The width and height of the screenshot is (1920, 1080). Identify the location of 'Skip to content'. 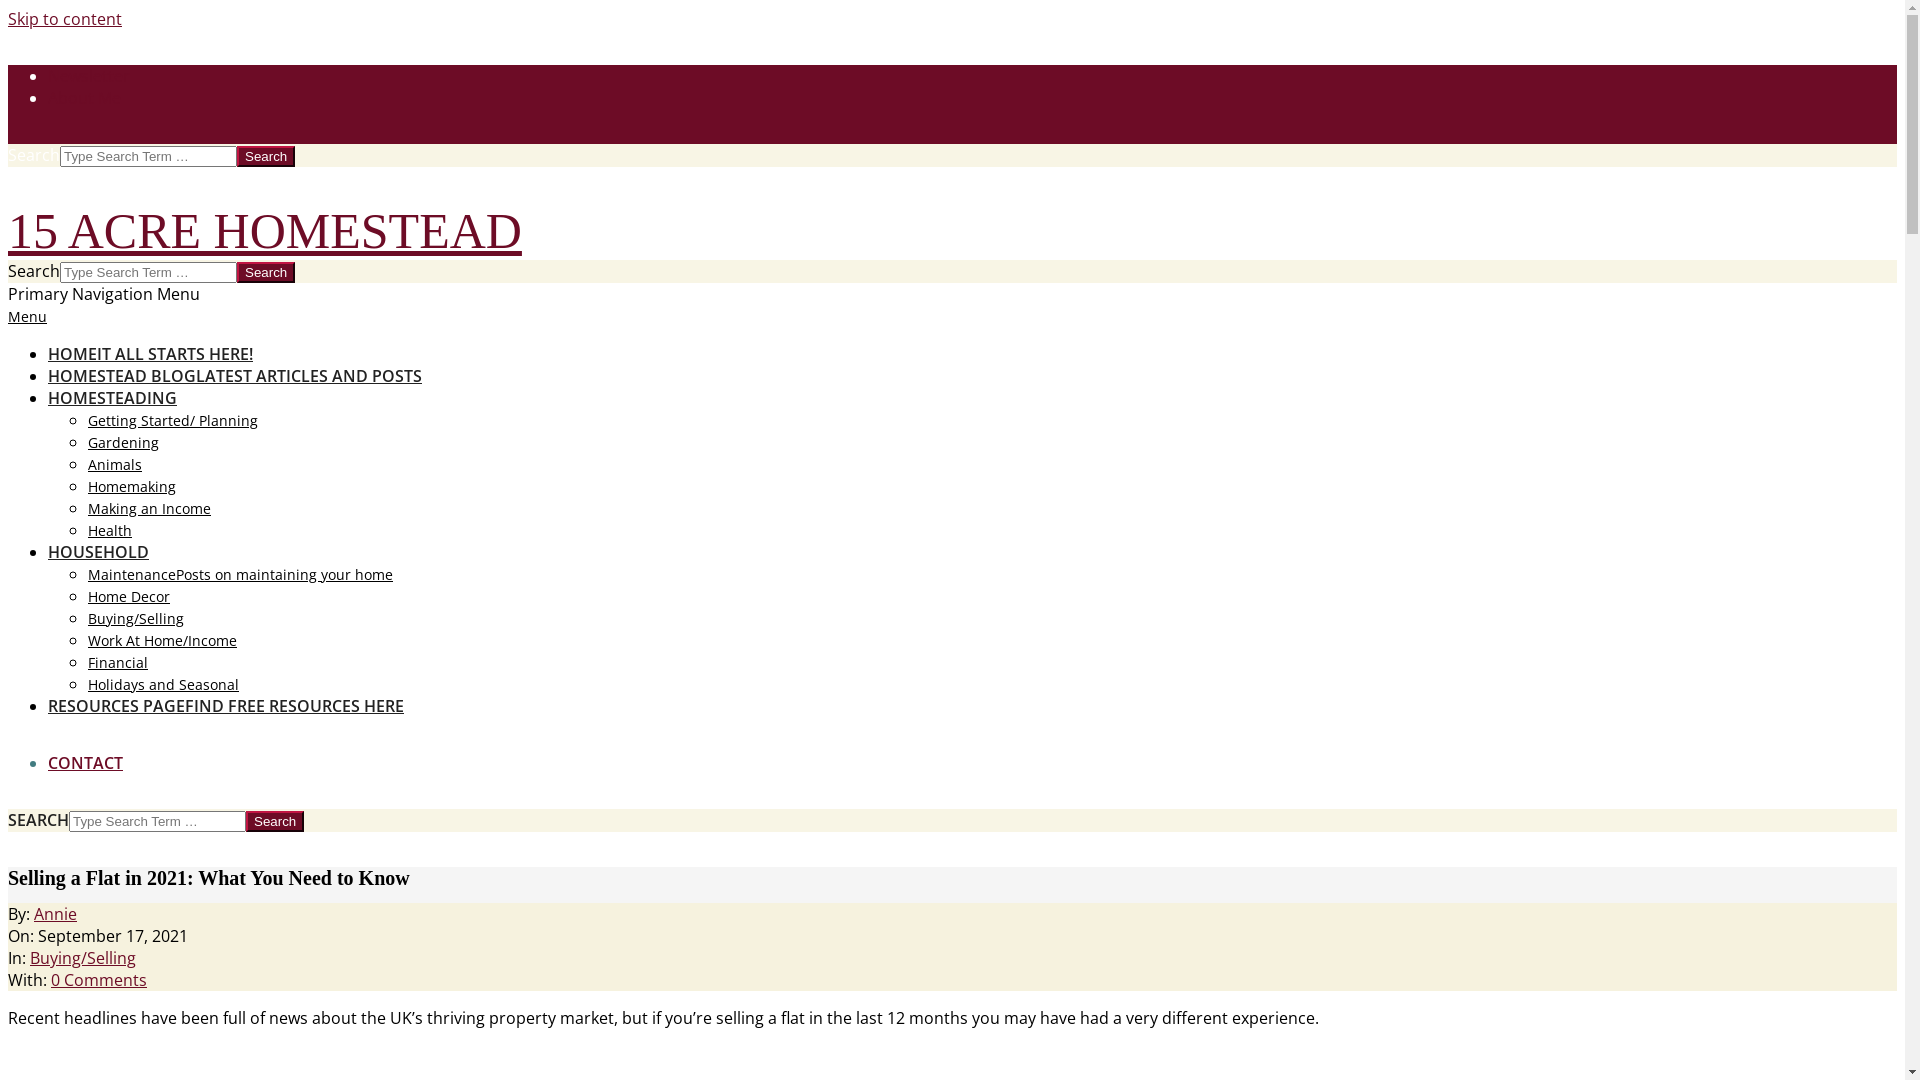
(65, 19).